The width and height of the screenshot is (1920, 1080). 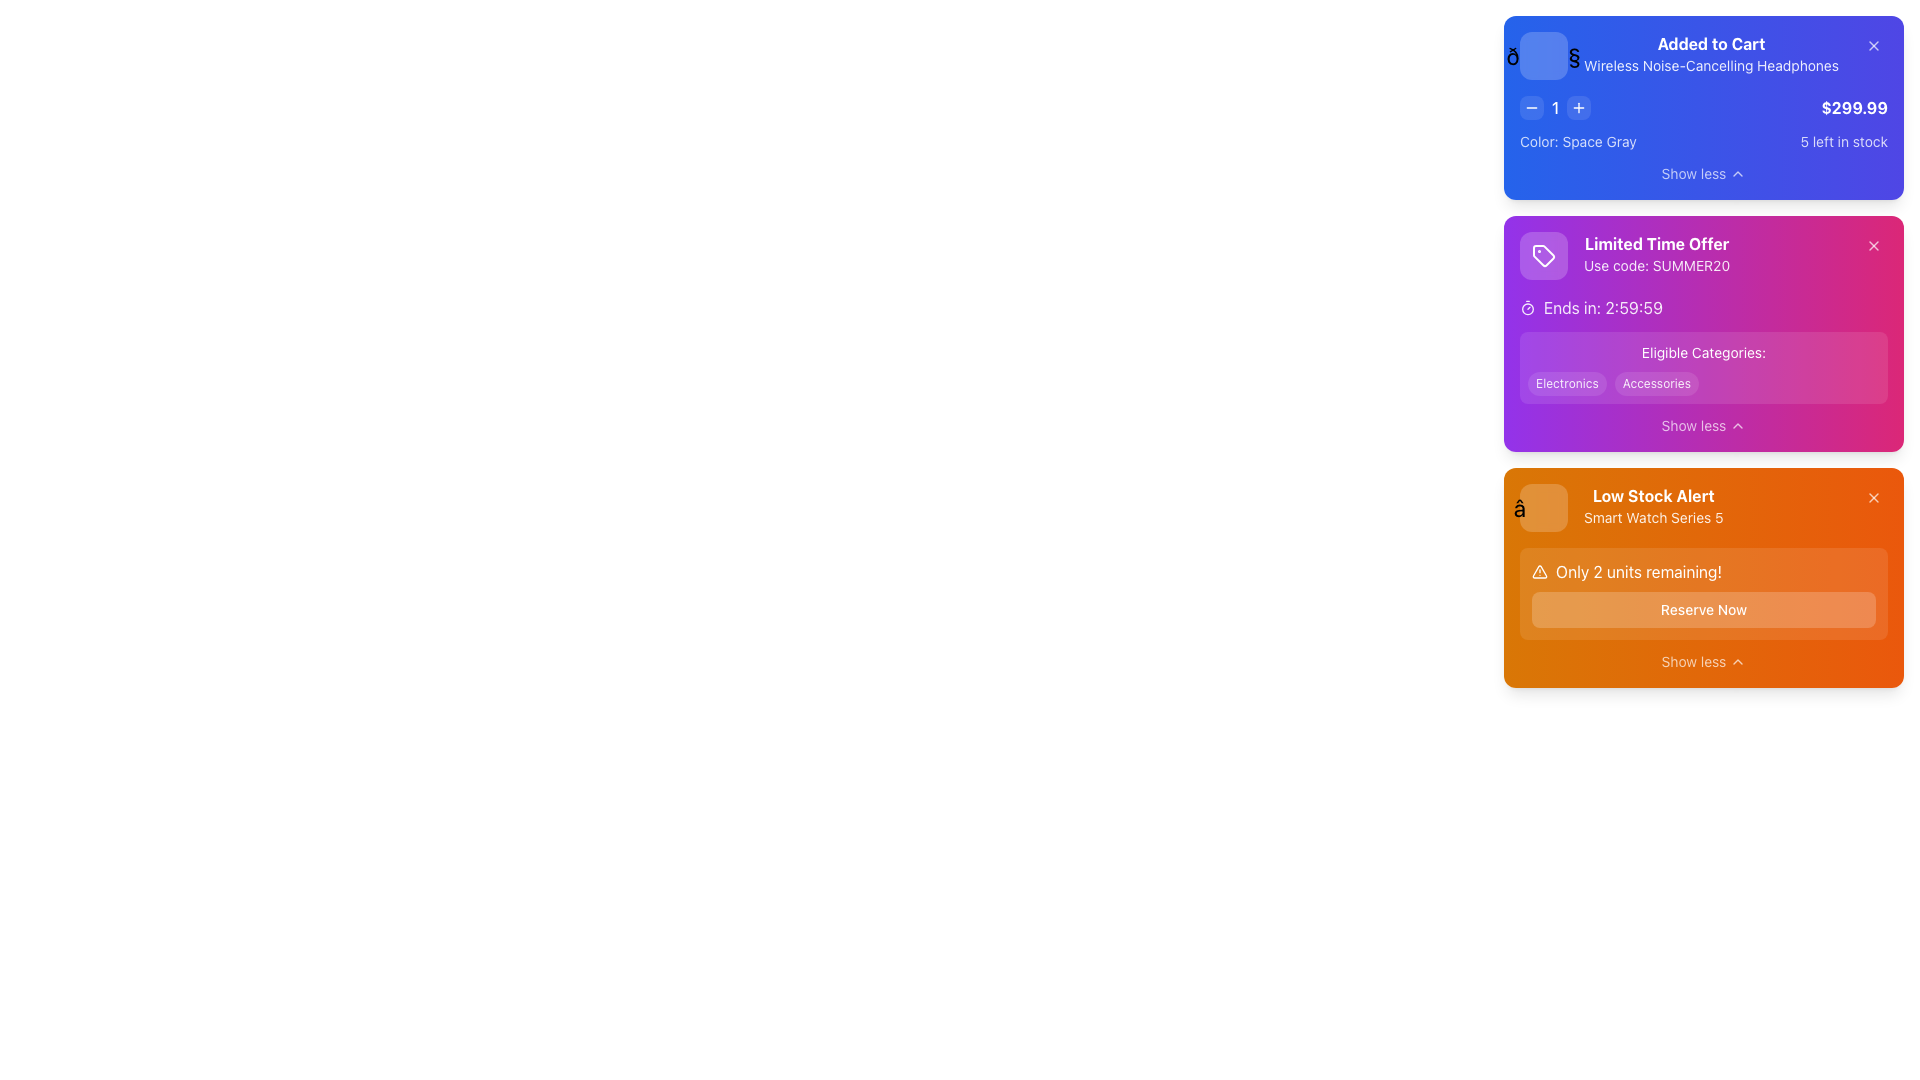 I want to click on the interactive link text located at the bottom of the blue card, so click(x=1693, y=172).